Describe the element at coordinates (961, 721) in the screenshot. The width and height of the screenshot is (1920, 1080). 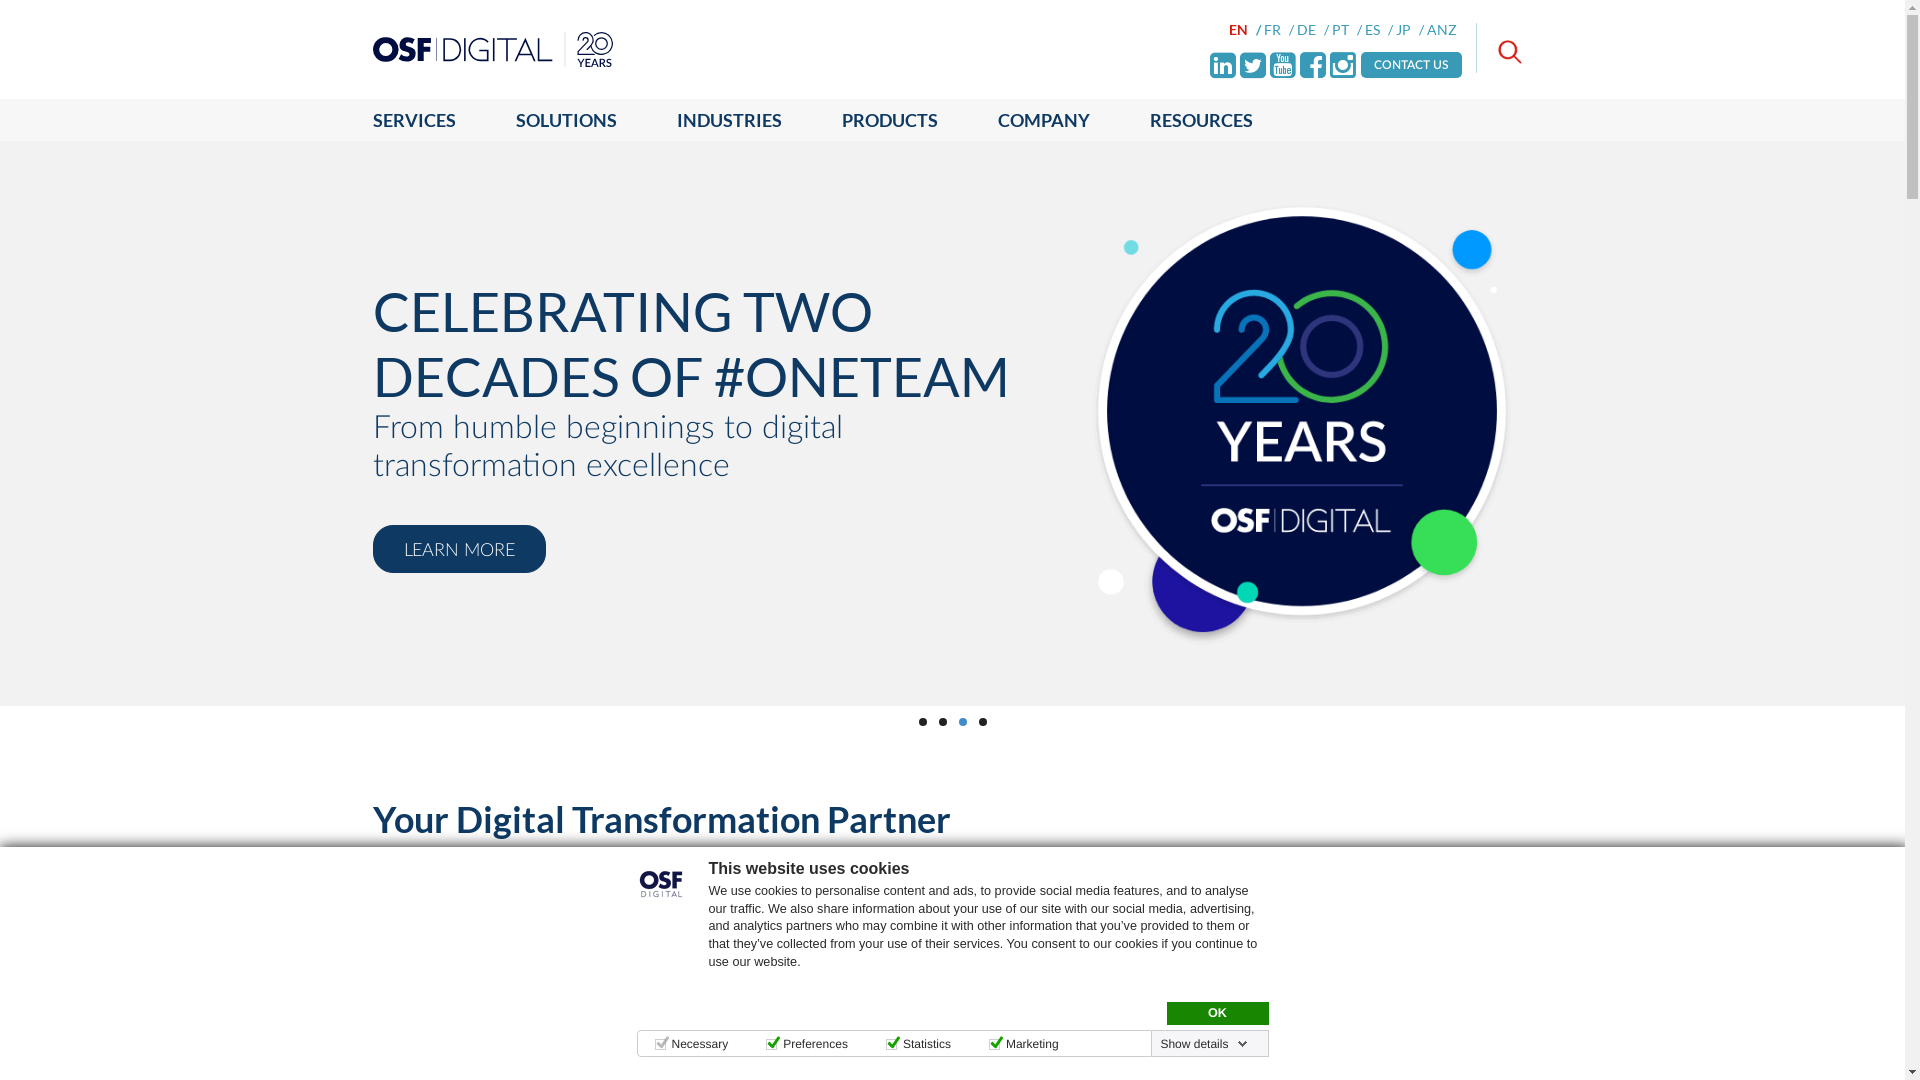
I see `'3'` at that location.